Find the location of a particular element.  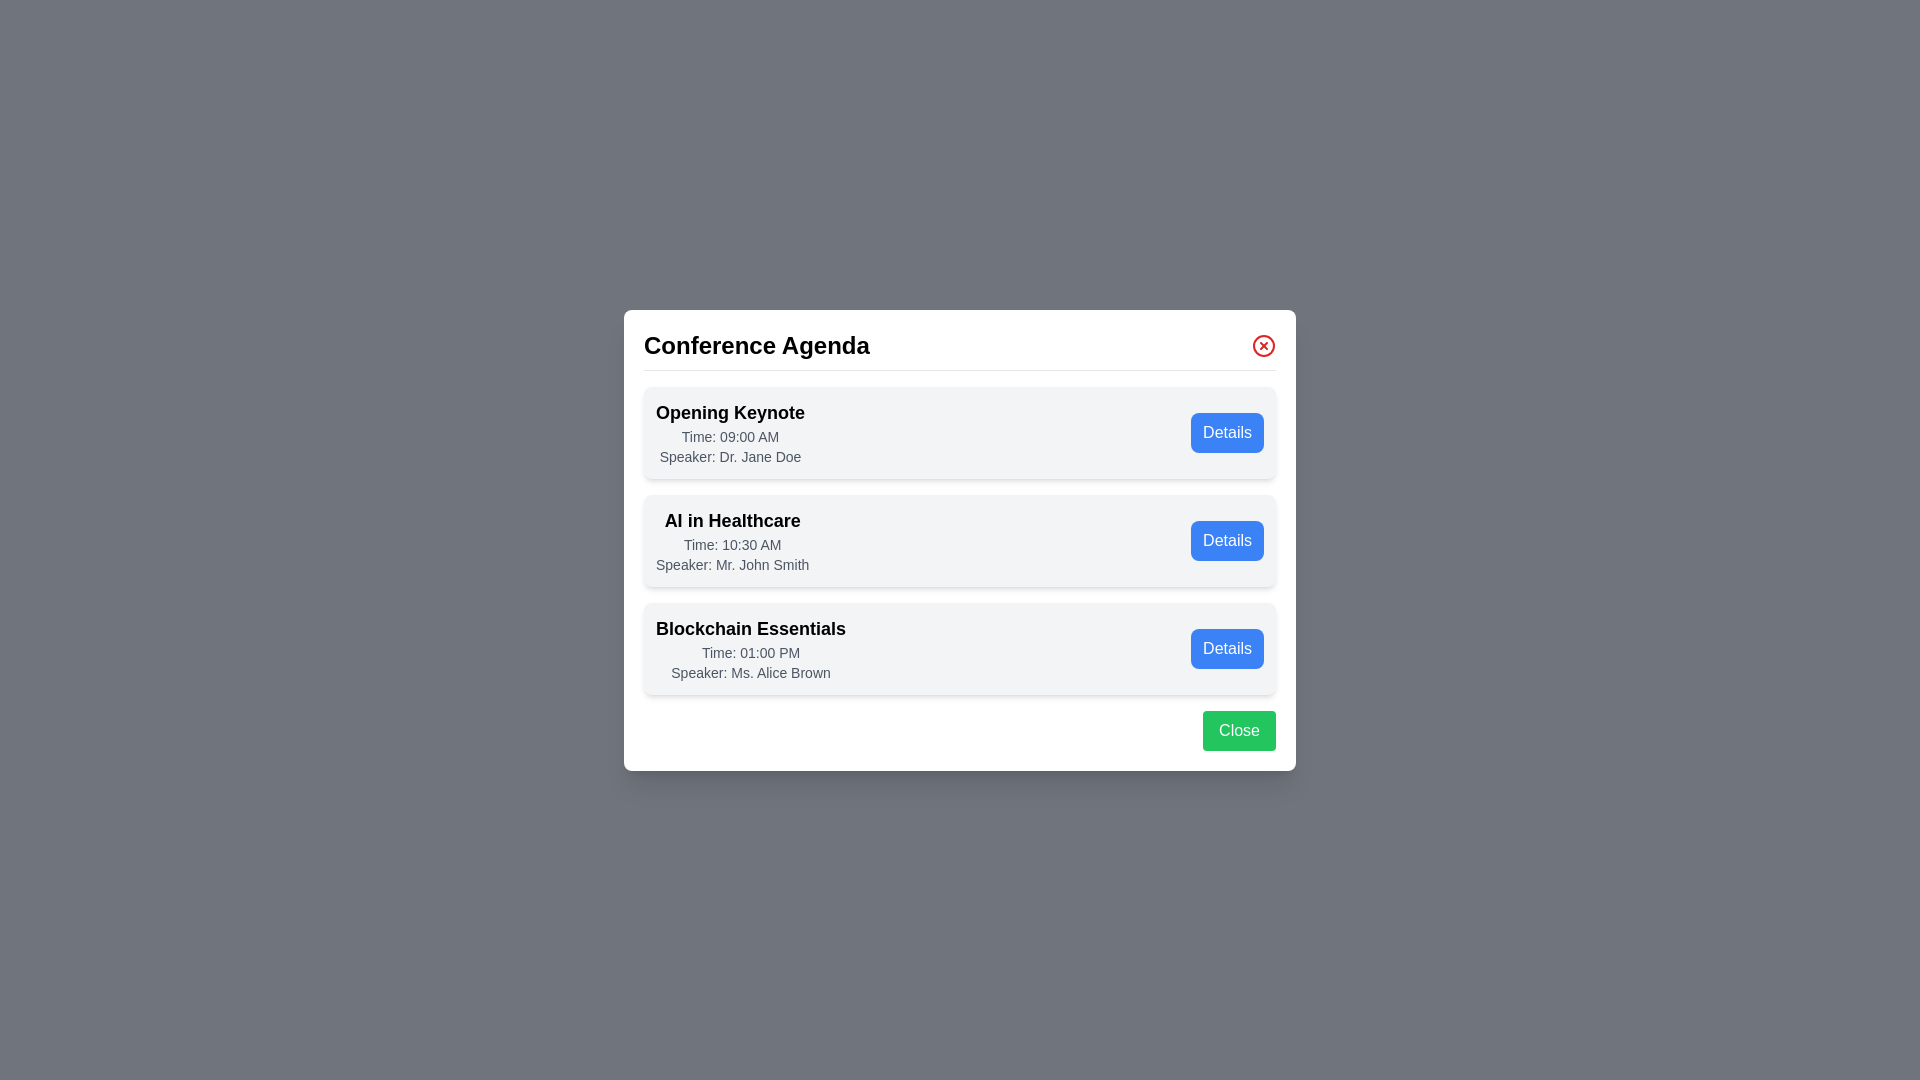

the 'Details' button for the agenda item 'AI in Healthcare' is located at coordinates (1226, 540).